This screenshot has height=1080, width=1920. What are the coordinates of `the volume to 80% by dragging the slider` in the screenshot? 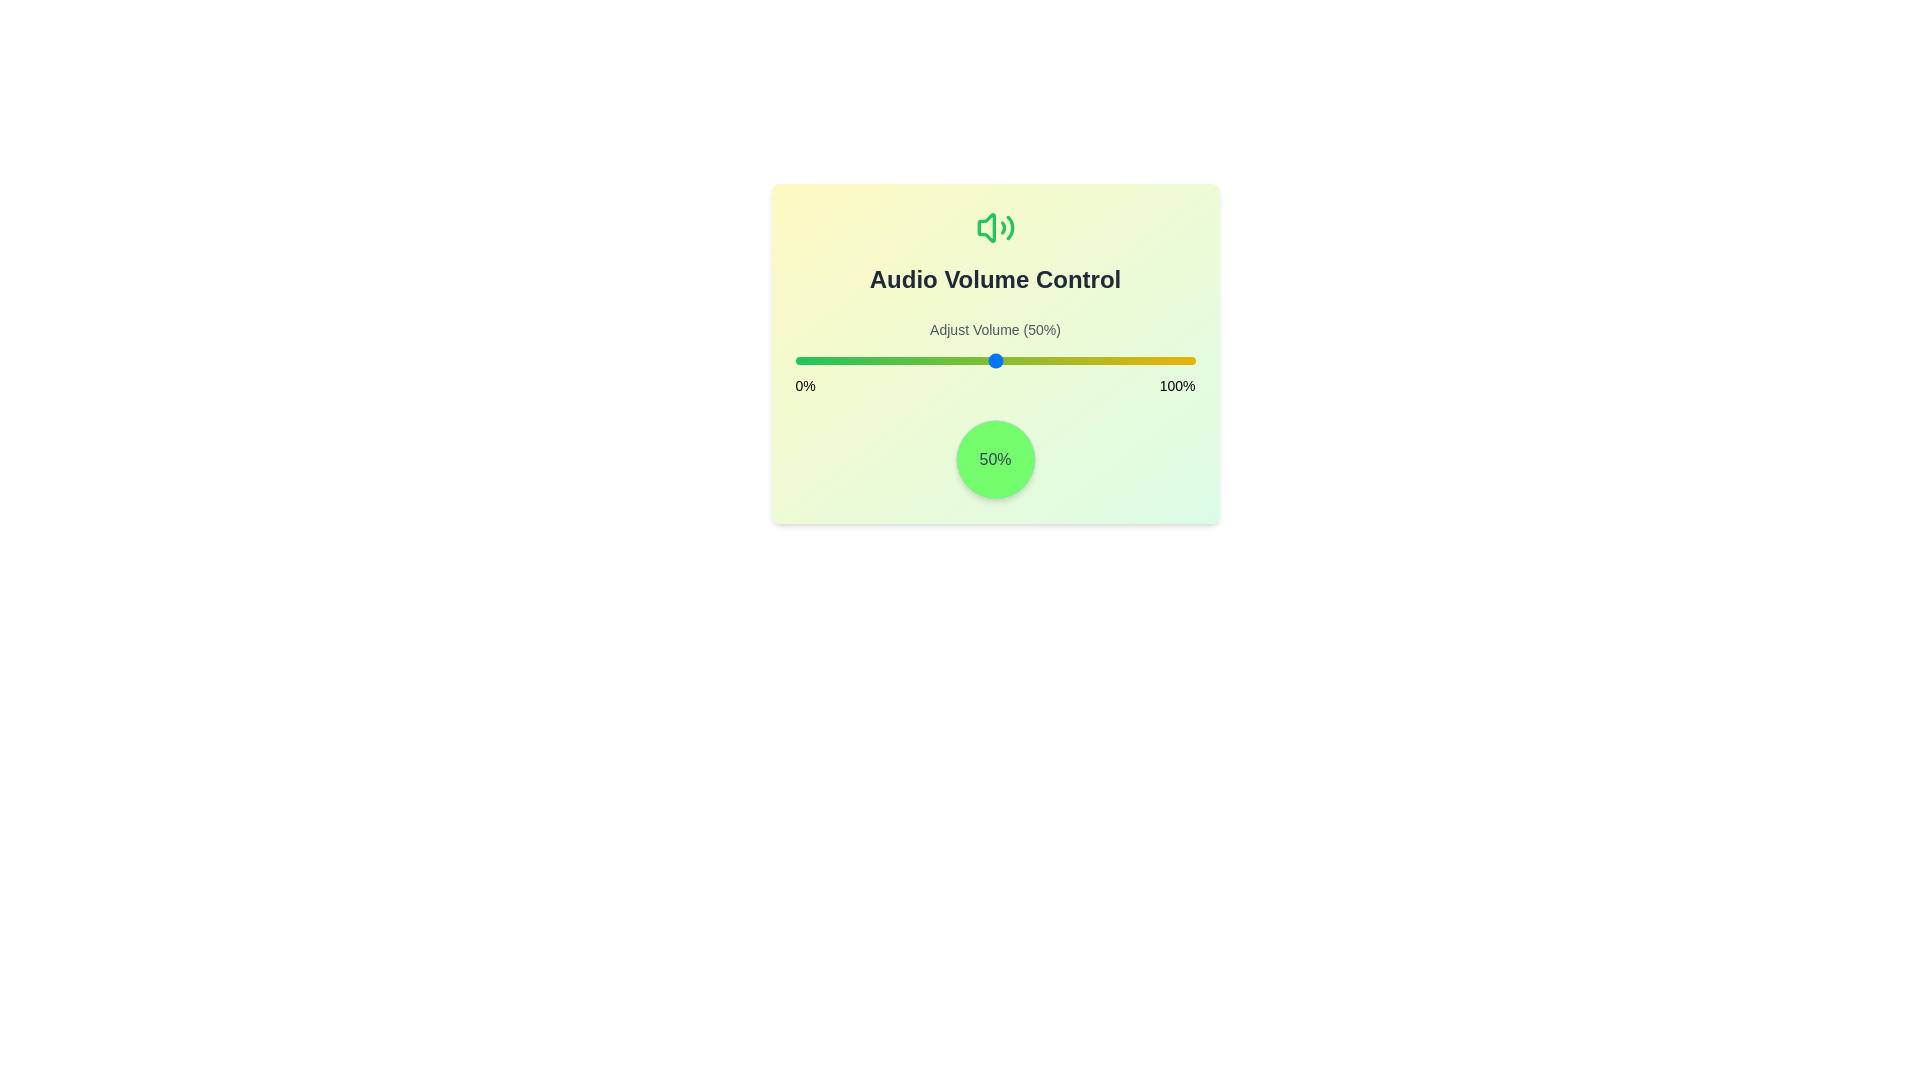 It's located at (1114, 361).